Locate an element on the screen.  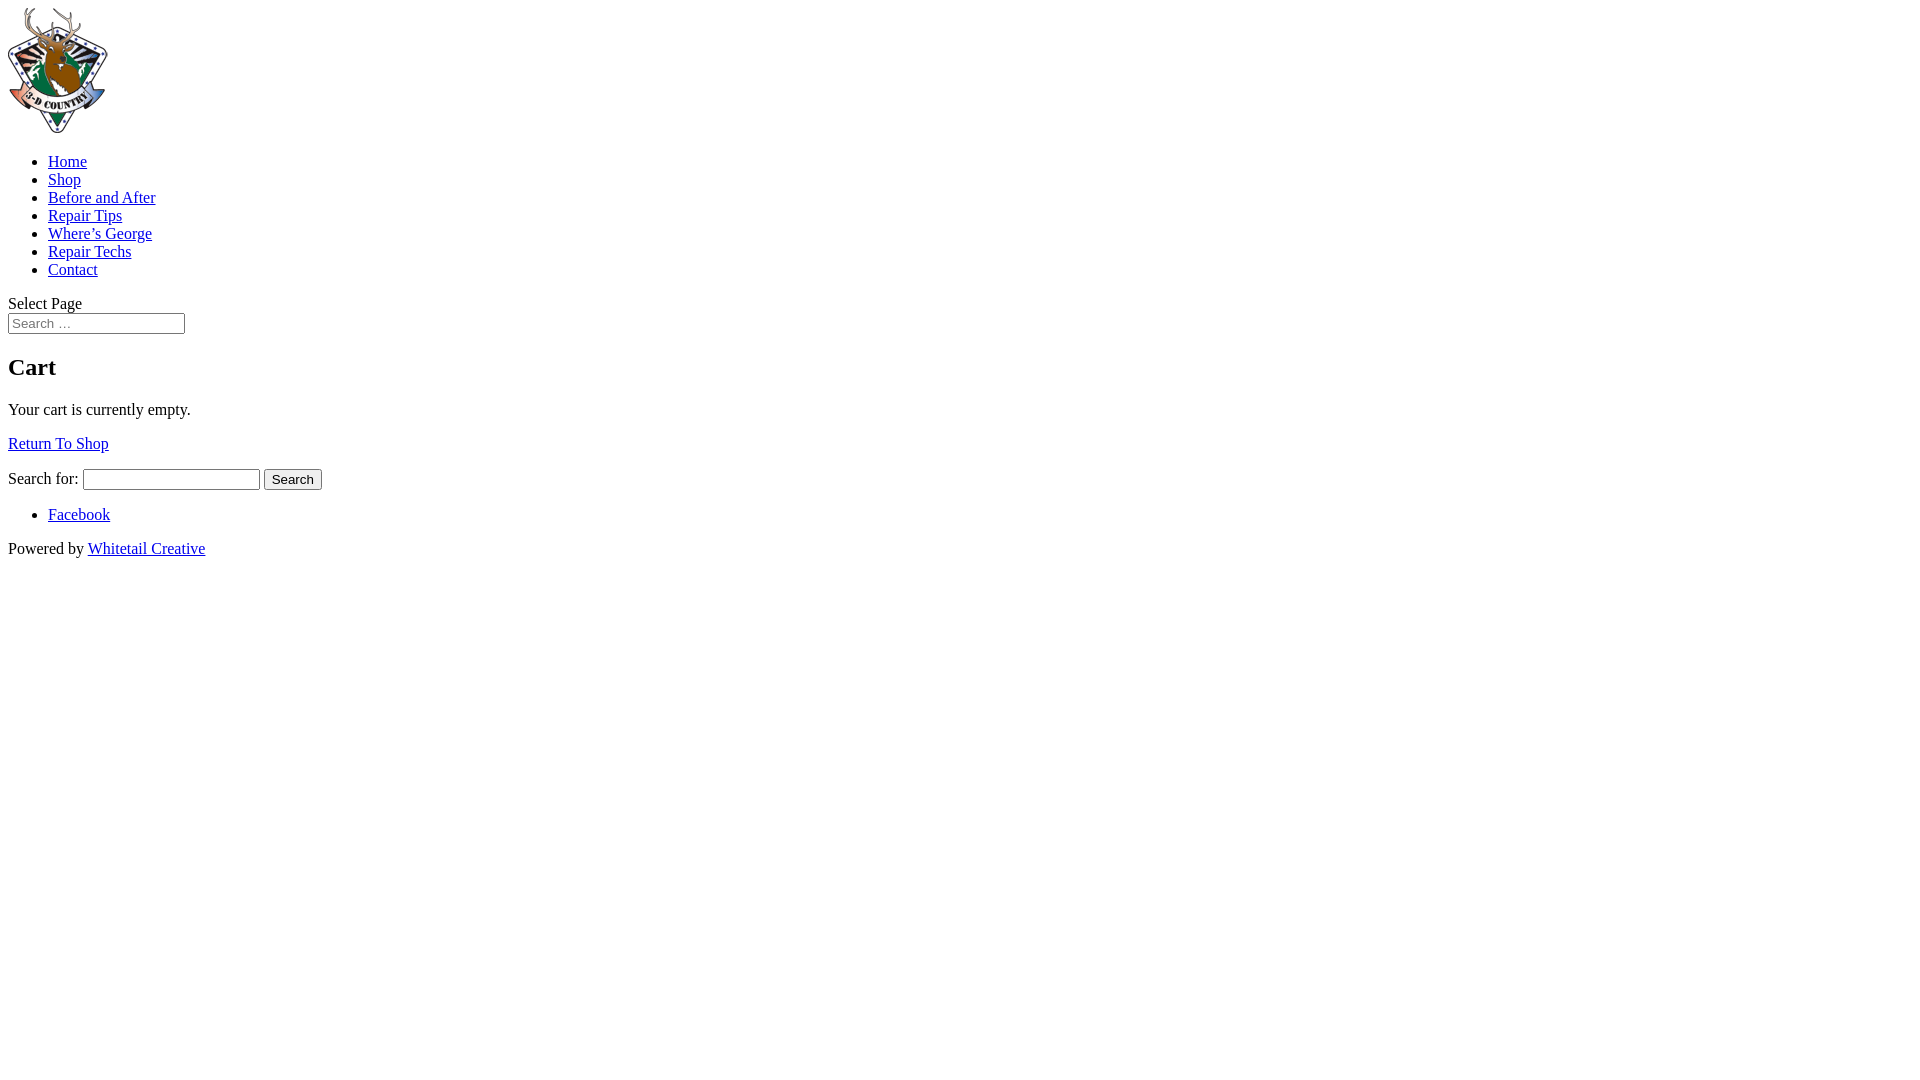
'Facebook' is located at coordinates (78, 513).